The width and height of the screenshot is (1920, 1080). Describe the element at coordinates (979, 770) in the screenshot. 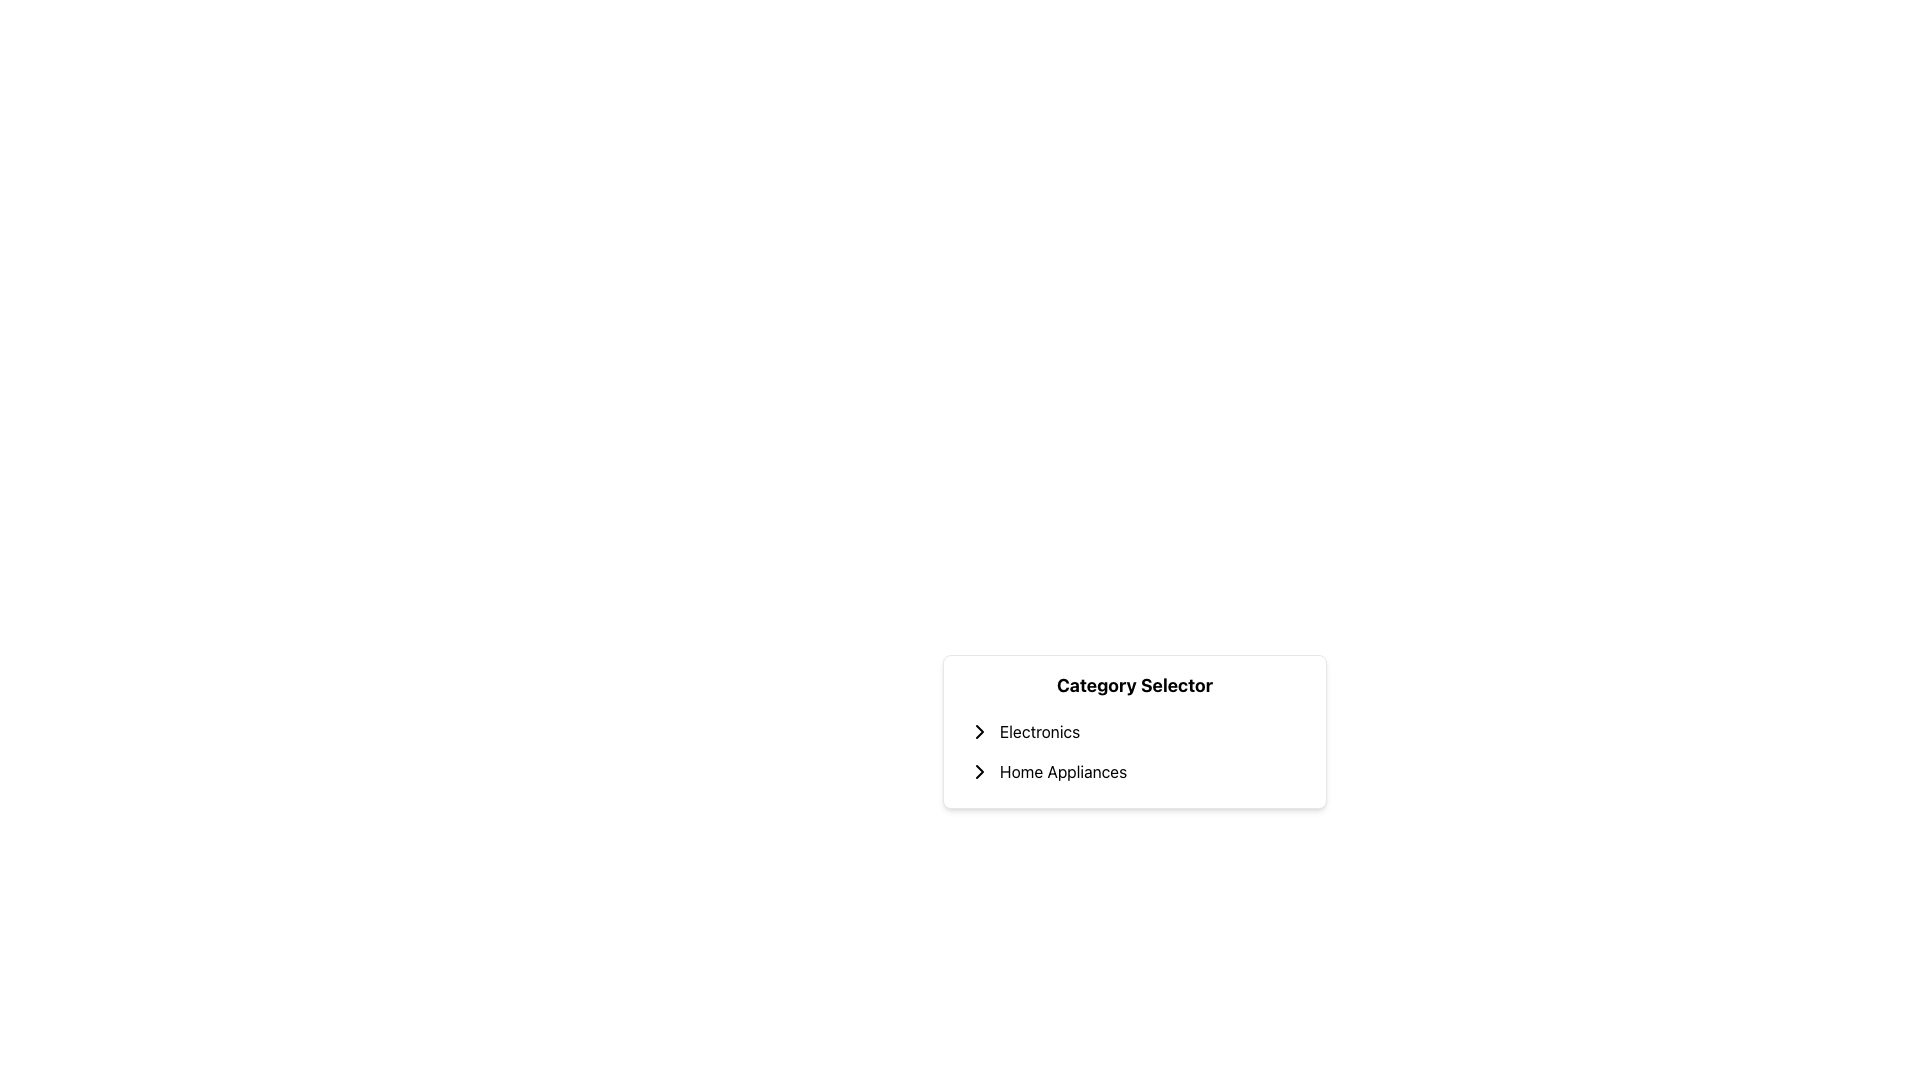

I see `the black chevron icon facing right, which is positioned to the left of the text 'Home Appliances' in the menu list` at that location.